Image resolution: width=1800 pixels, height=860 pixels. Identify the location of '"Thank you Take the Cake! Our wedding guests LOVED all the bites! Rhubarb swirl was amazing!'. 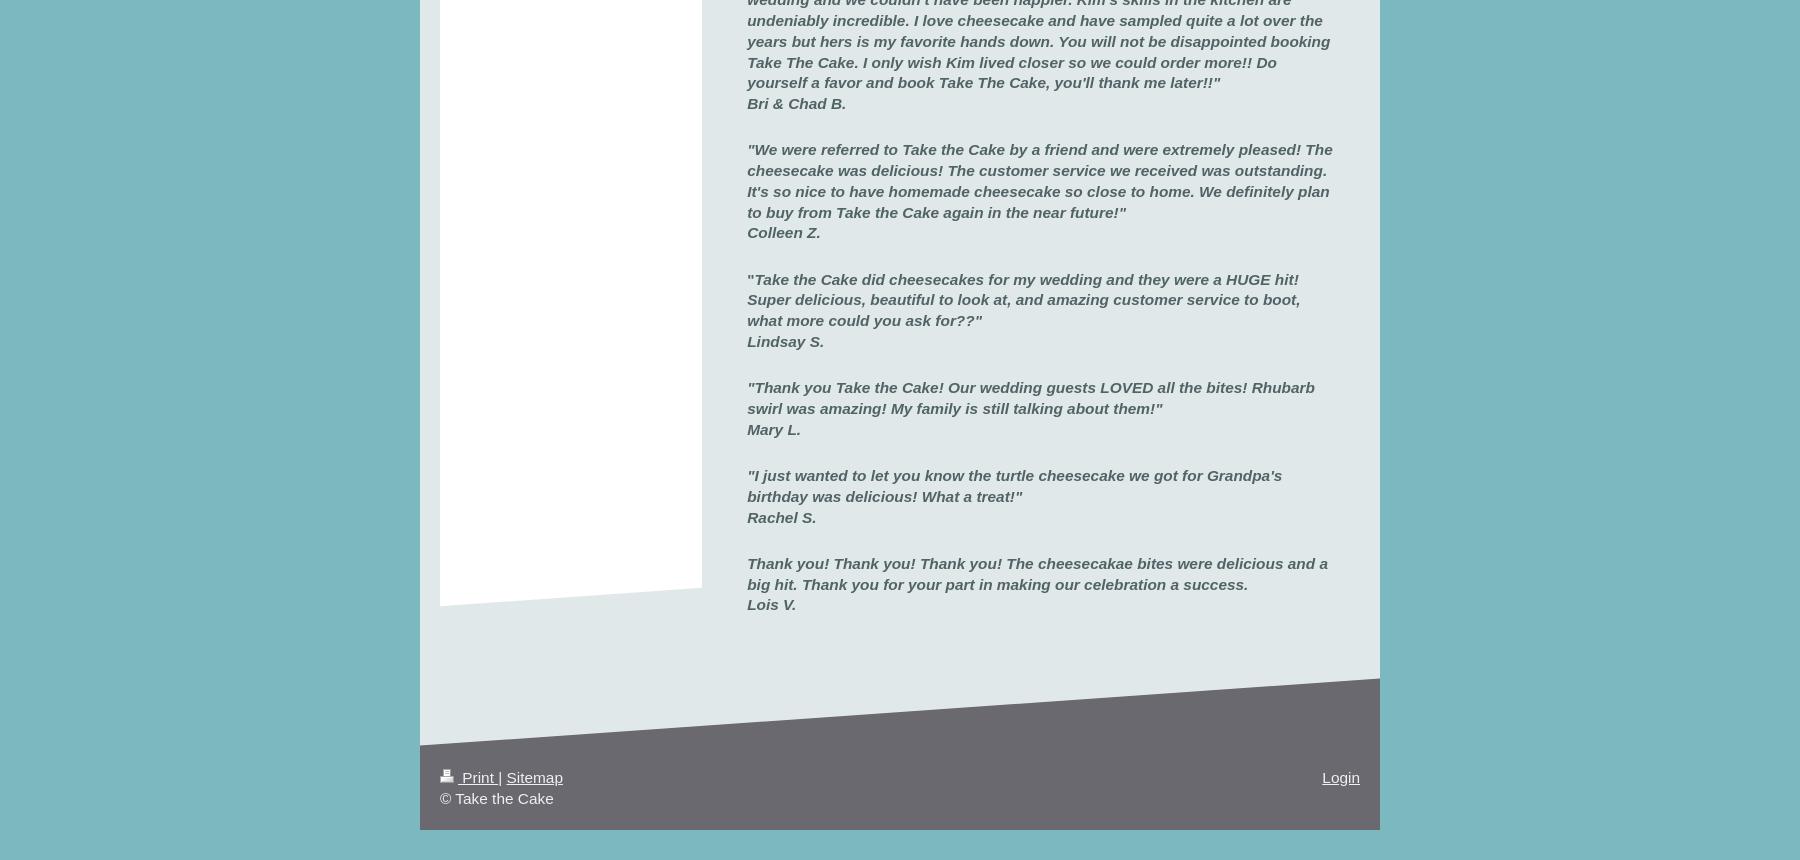
(1030, 397).